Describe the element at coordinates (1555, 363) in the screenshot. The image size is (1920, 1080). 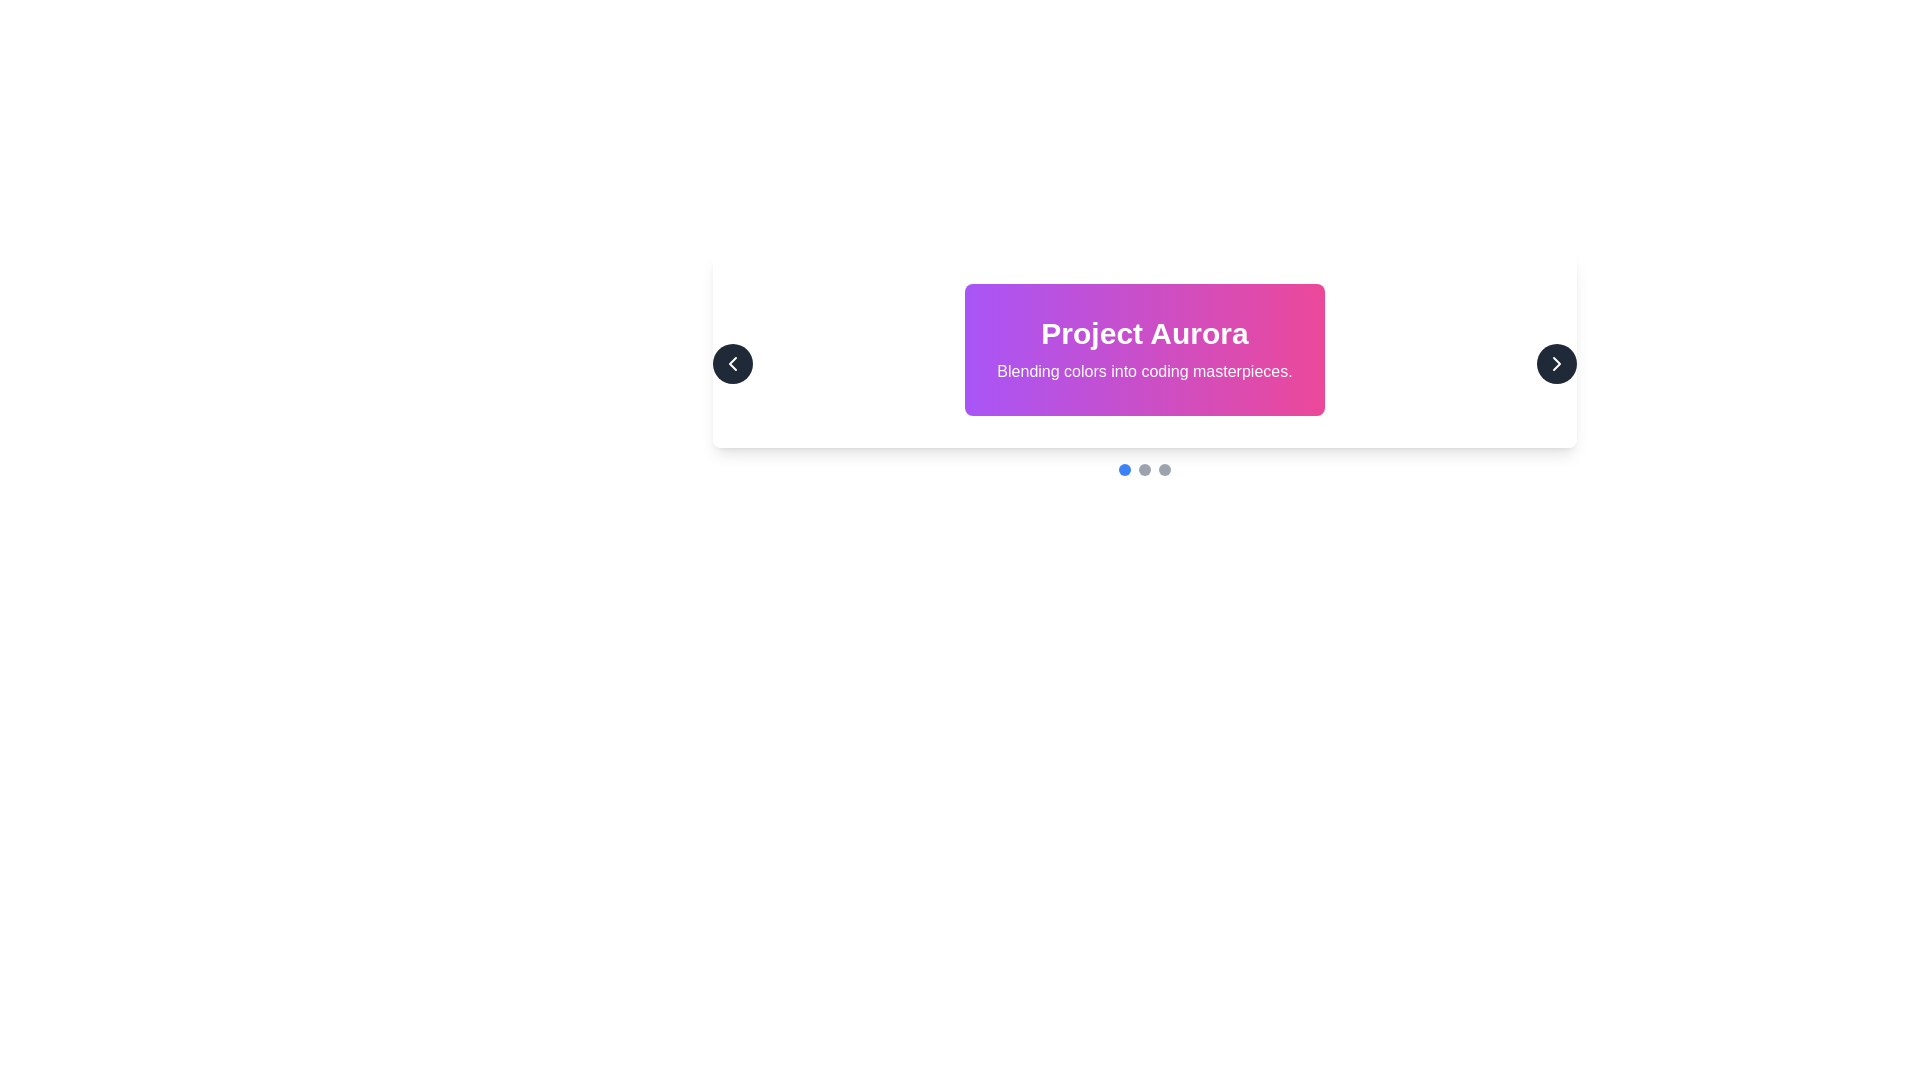
I see `the right-side navigation button for the carousel to observe the hover effect` at that location.